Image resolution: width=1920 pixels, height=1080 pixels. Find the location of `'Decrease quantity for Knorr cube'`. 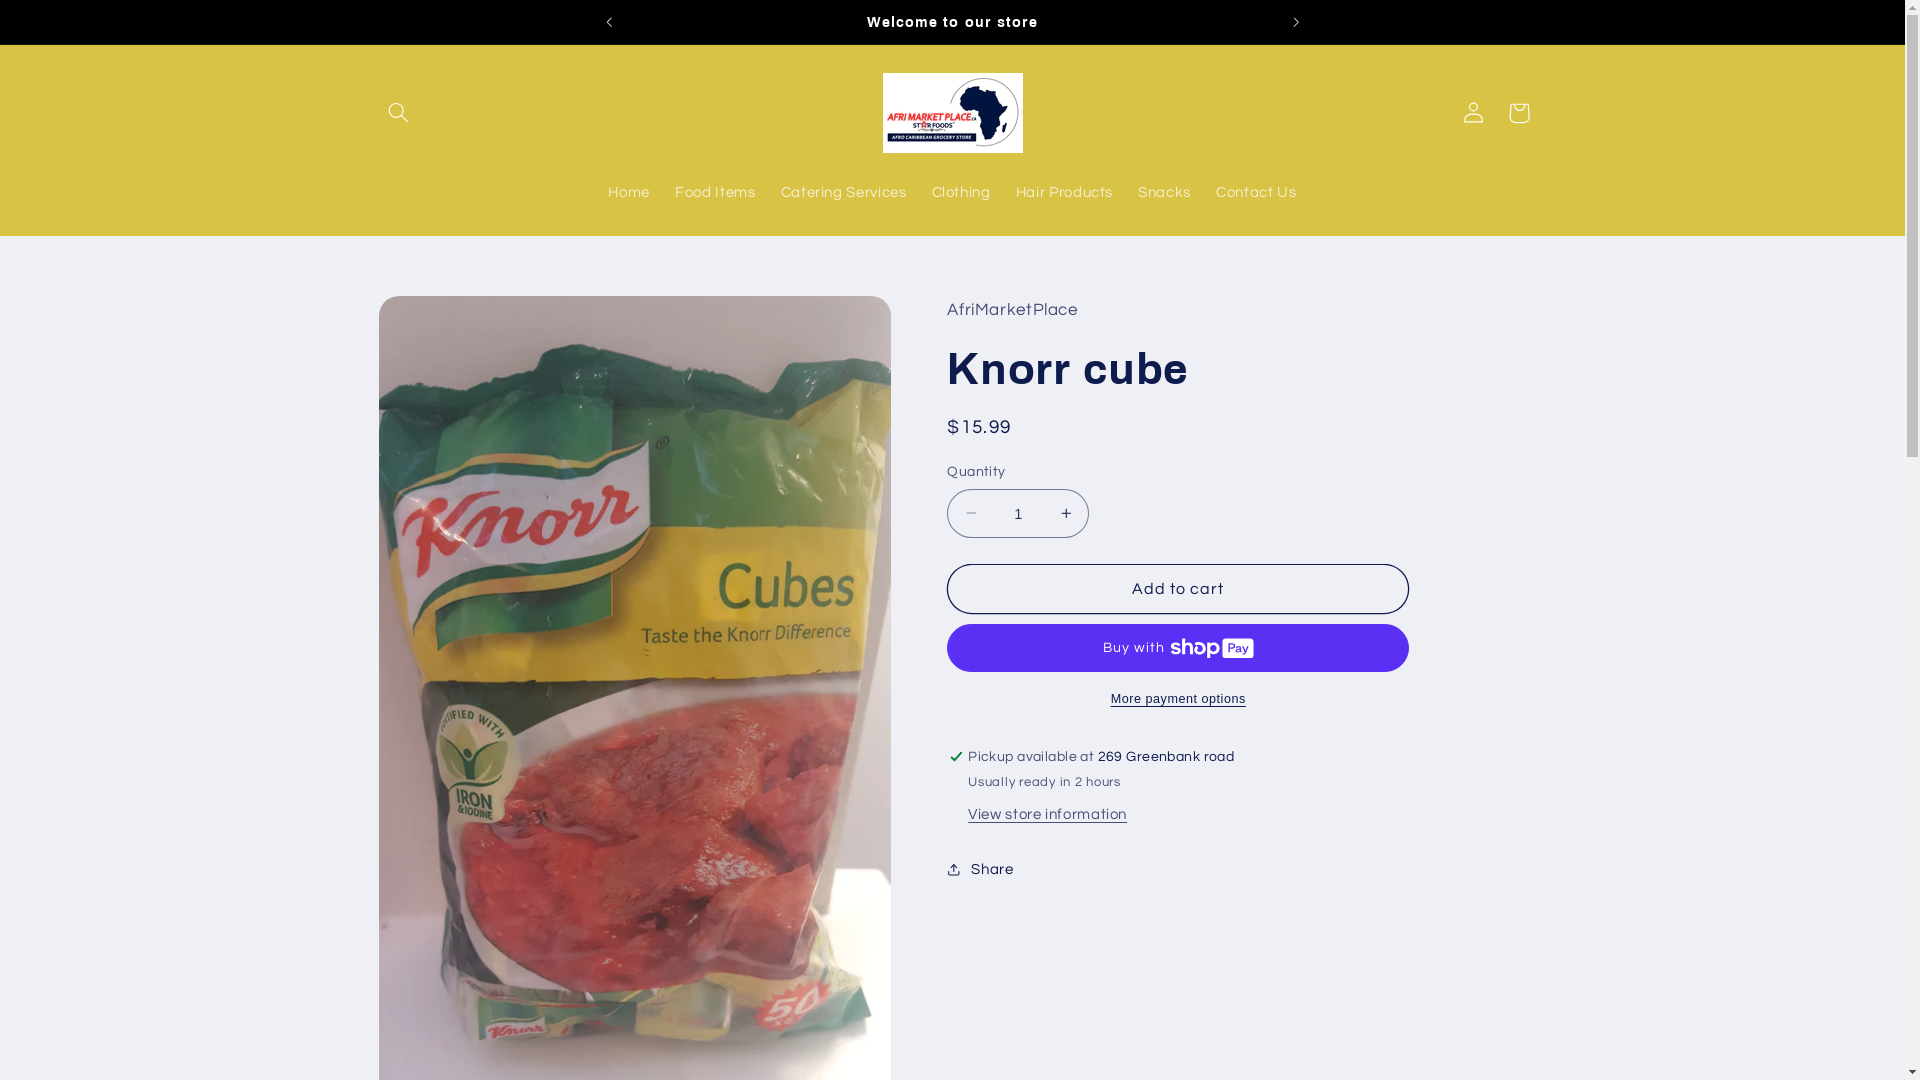

'Decrease quantity for Knorr cube' is located at coordinates (970, 512).